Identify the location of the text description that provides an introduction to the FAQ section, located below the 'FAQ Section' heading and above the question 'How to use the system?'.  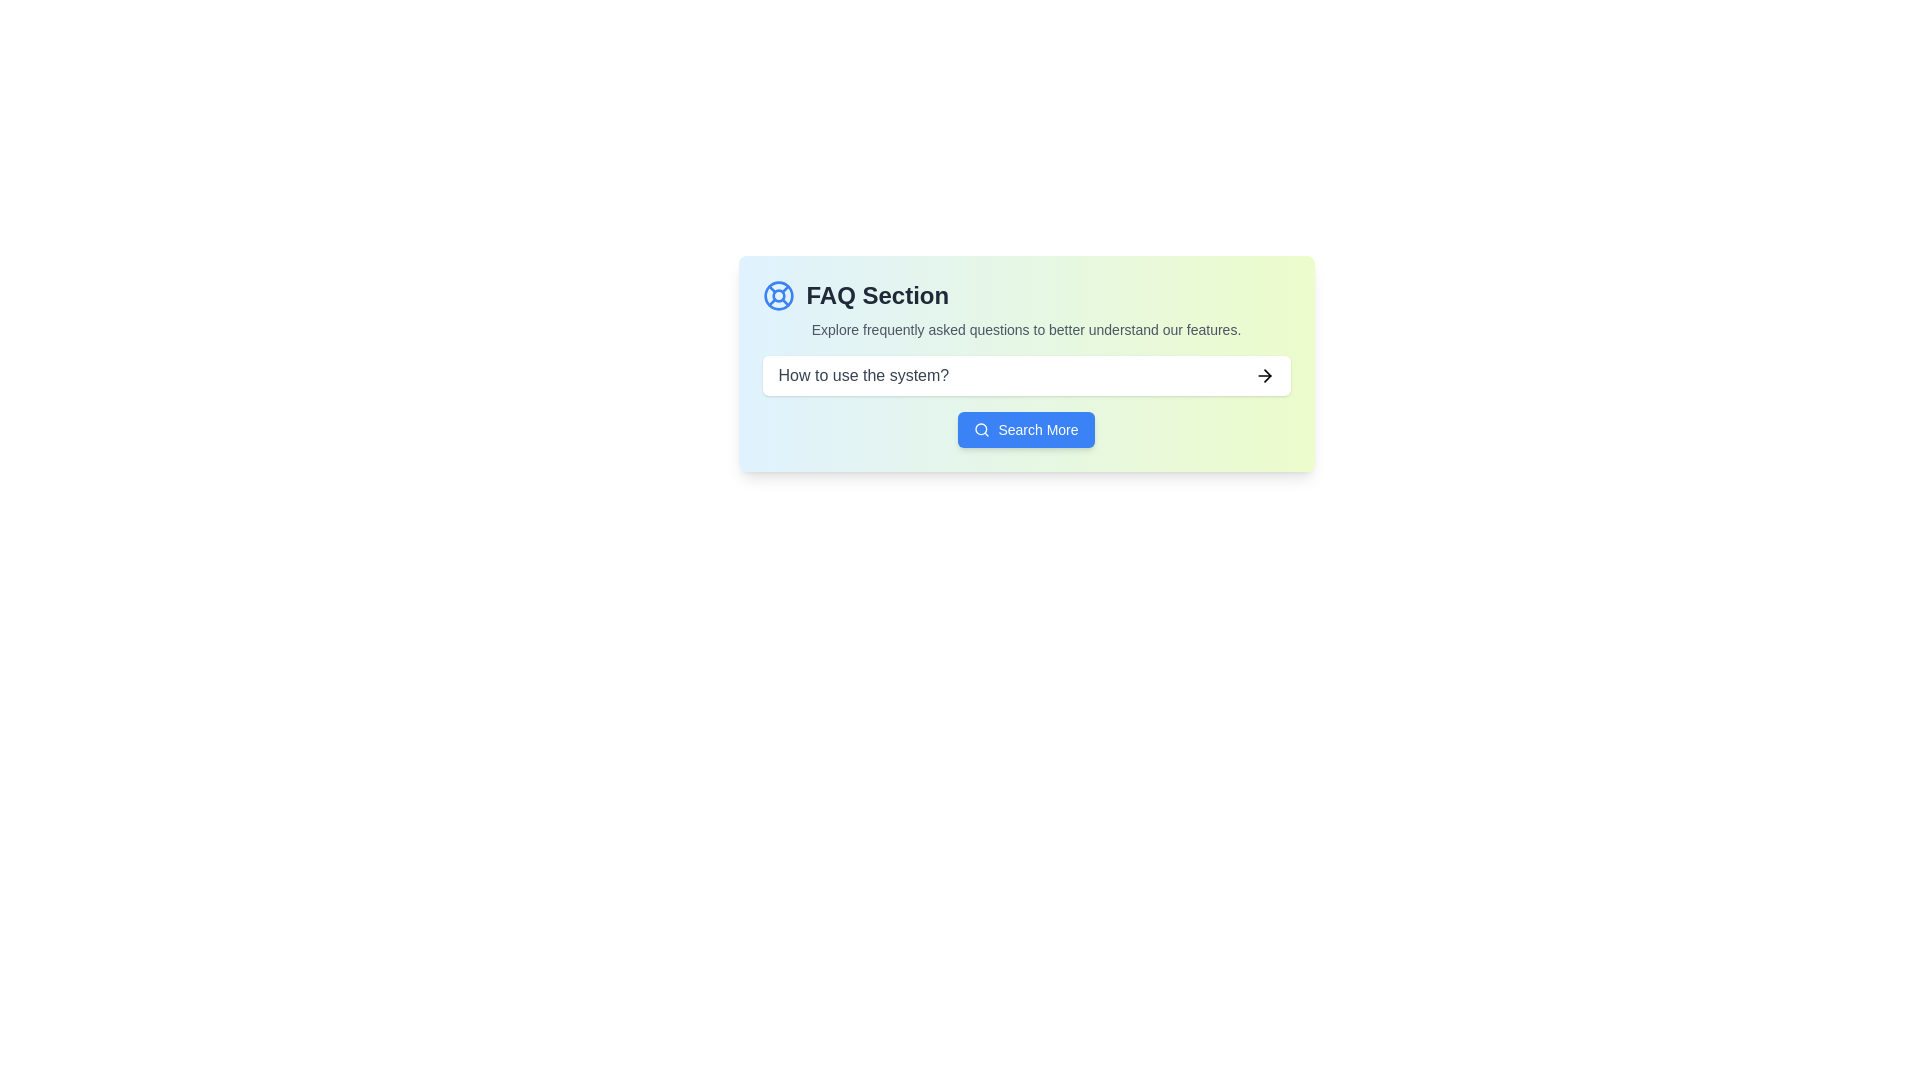
(1026, 329).